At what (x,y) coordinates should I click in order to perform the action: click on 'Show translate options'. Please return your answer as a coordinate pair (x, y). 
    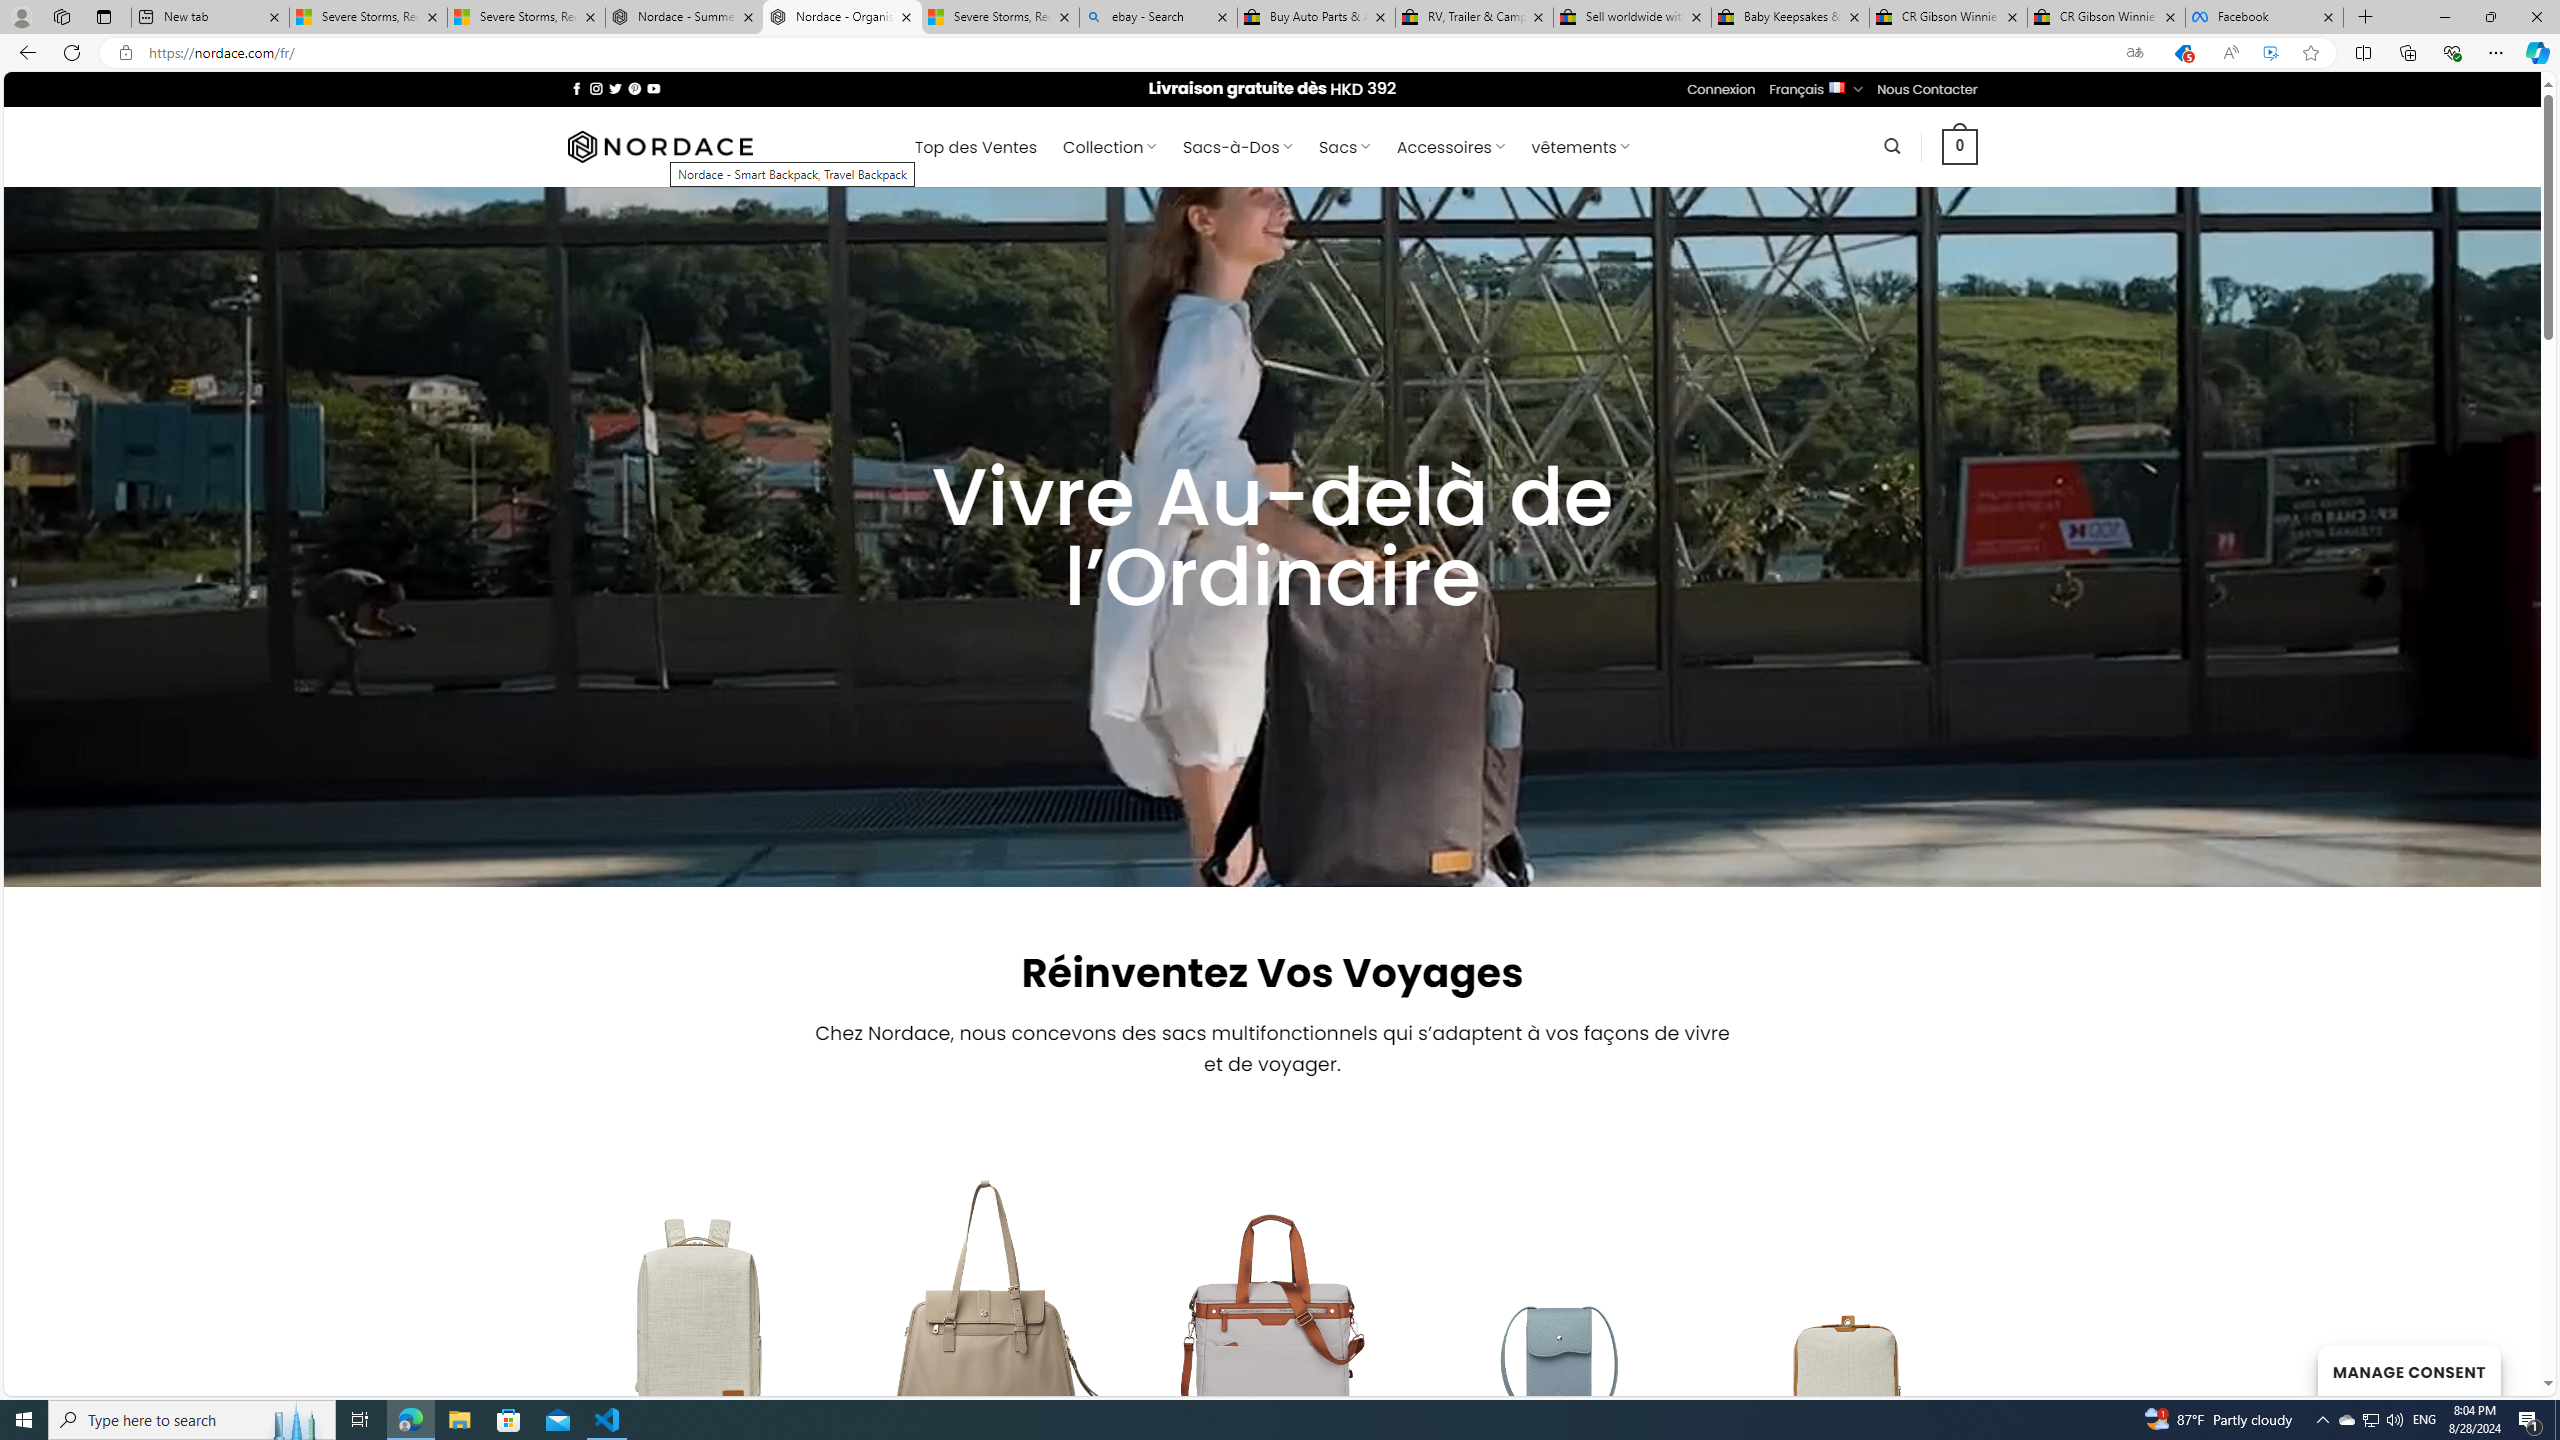
    Looking at the image, I should click on (2135, 53).